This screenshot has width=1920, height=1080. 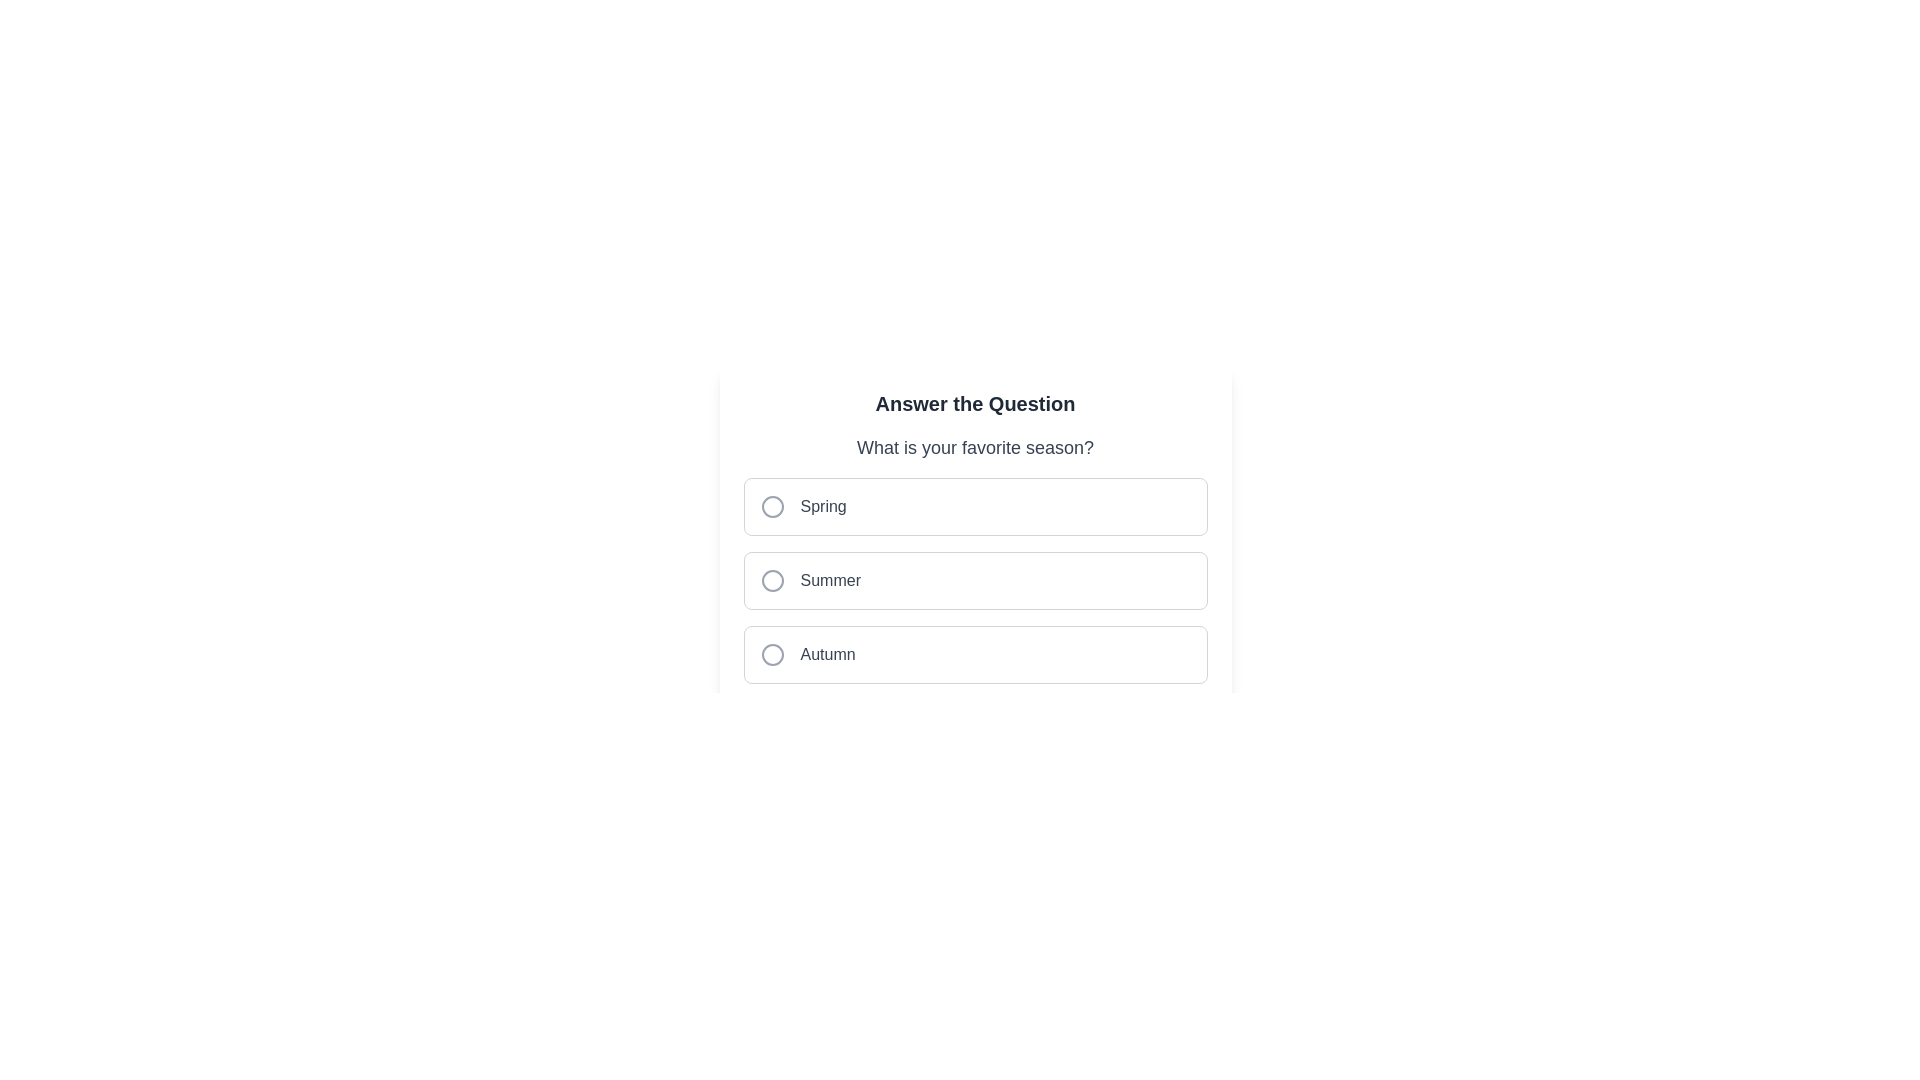 What do you see at coordinates (771, 505) in the screenshot?
I see `the first radio button in the 'Spring' section` at bounding box center [771, 505].